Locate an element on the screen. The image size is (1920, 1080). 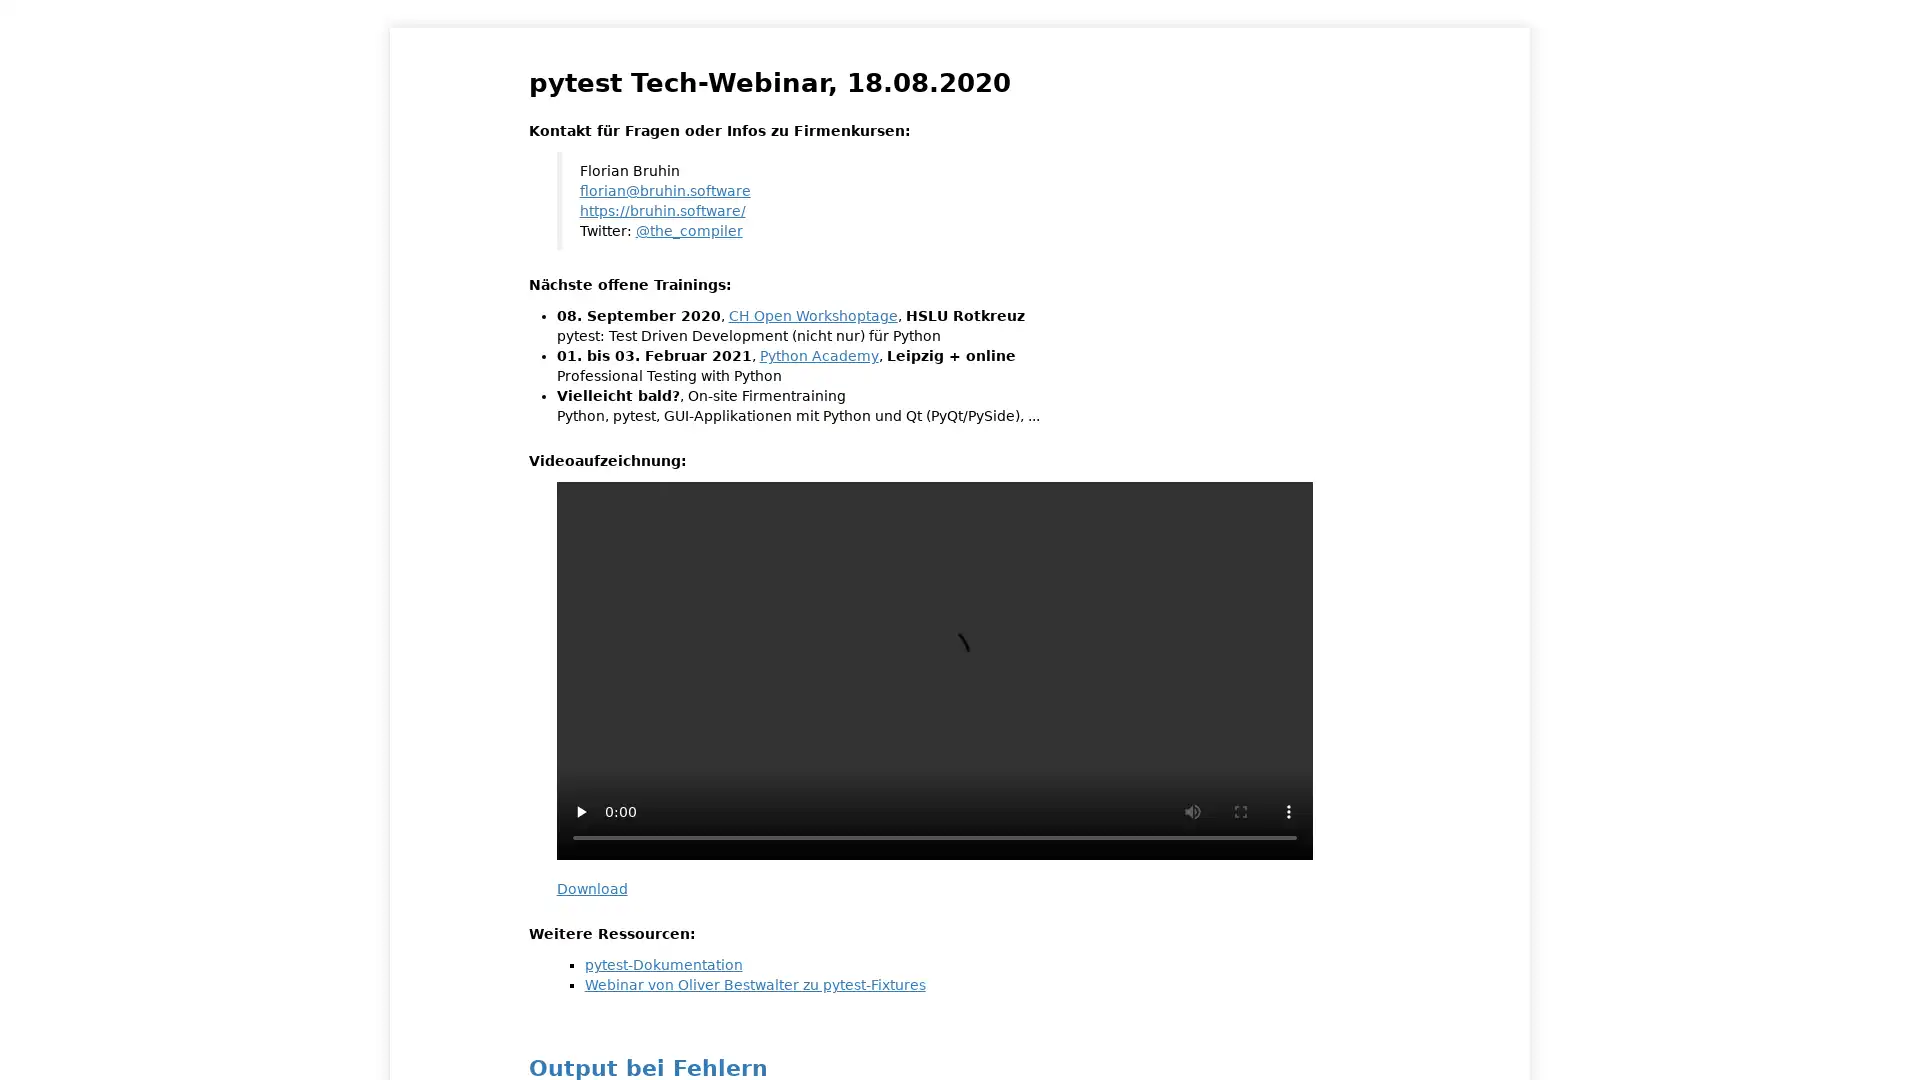
enter full screen is located at coordinates (1238, 812).